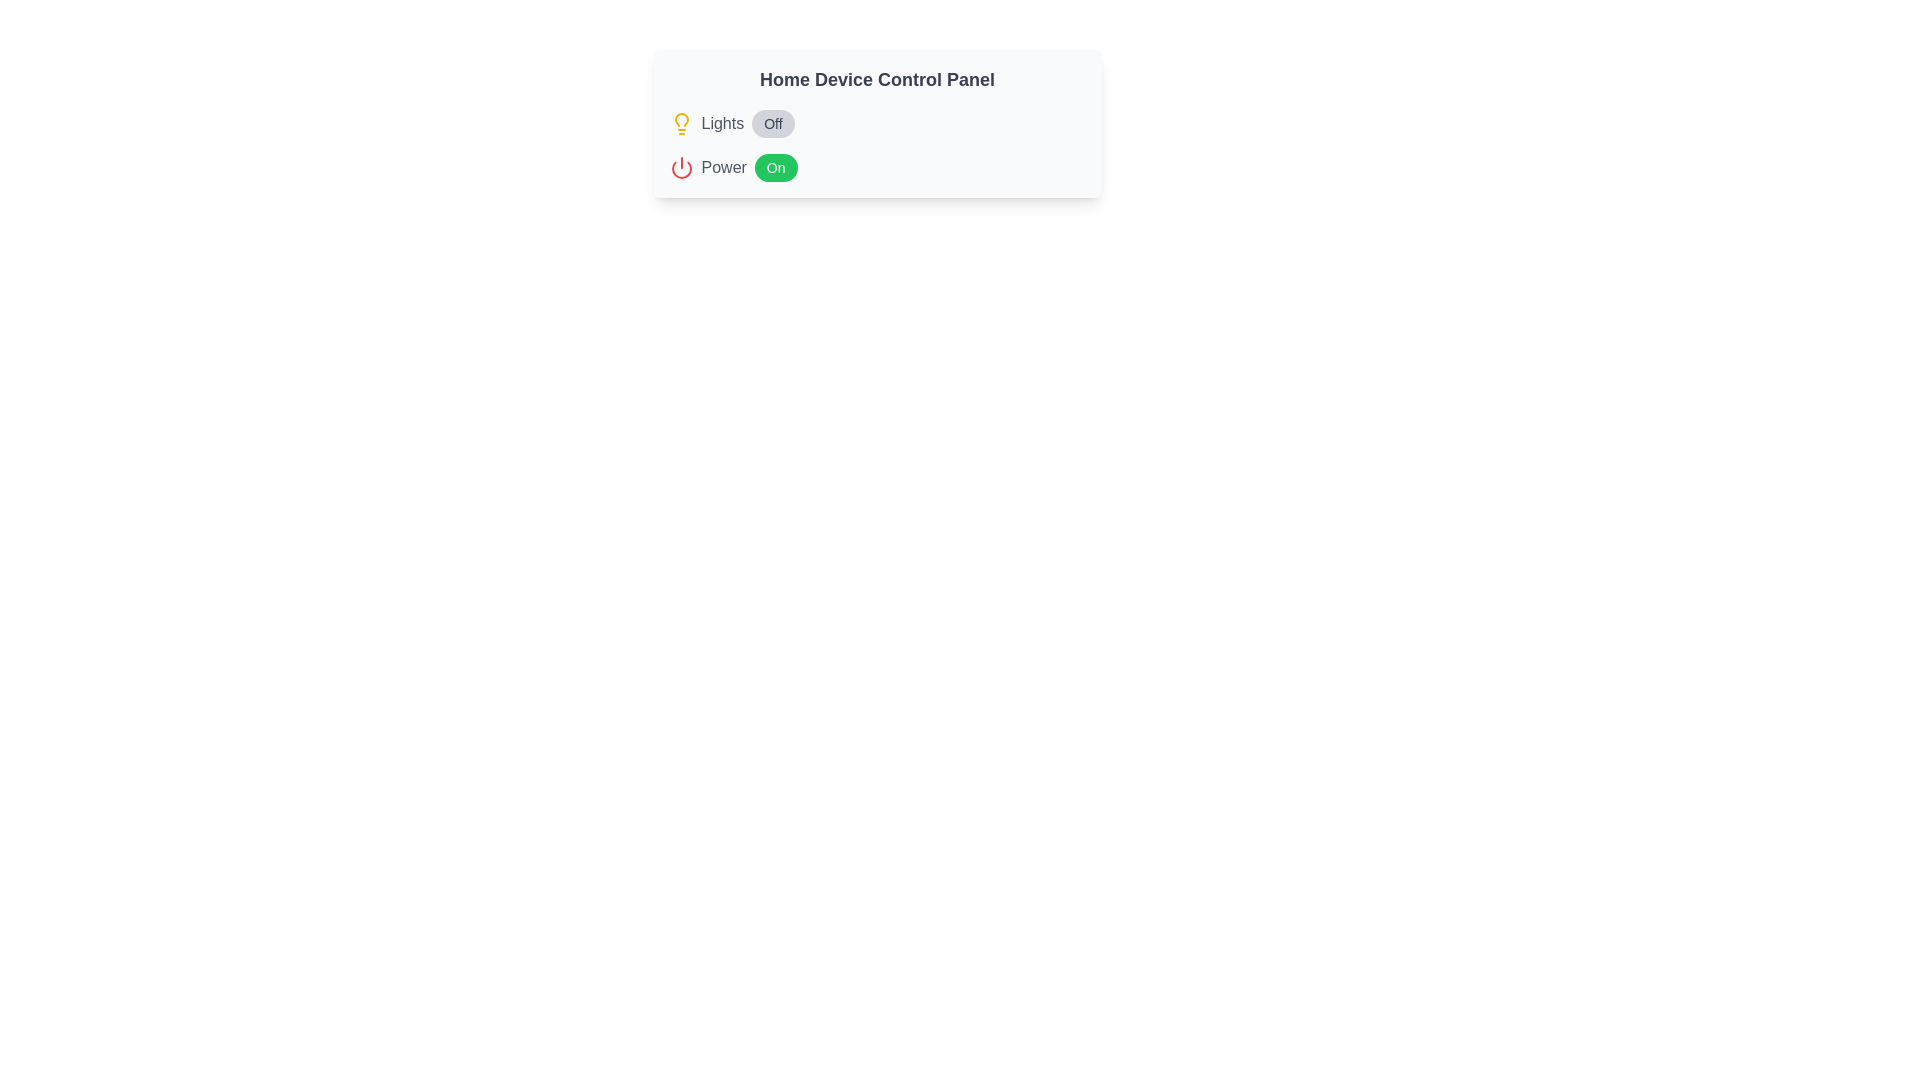 This screenshot has width=1920, height=1080. What do you see at coordinates (772, 123) in the screenshot?
I see `the rounded rectangle button labeled 'Off' with a light gray background` at bounding box center [772, 123].